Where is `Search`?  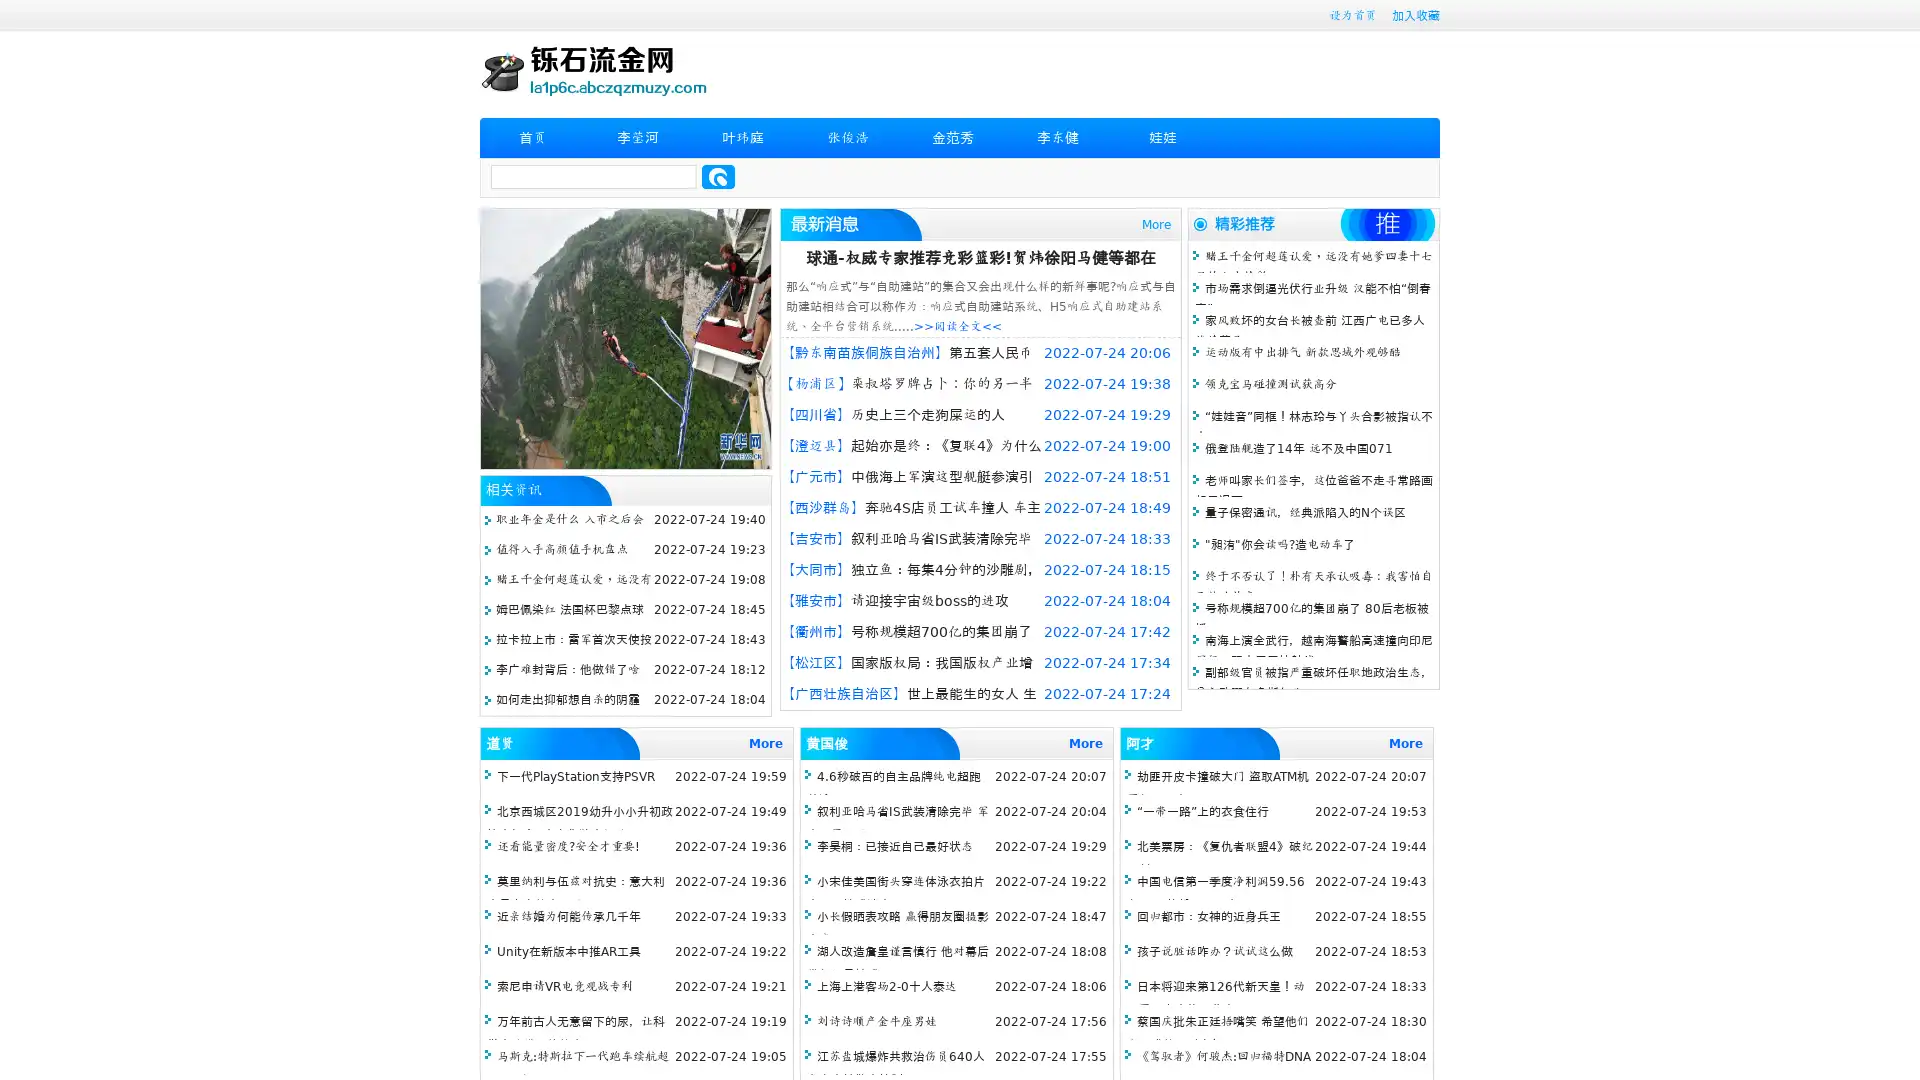 Search is located at coordinates (718, 176).